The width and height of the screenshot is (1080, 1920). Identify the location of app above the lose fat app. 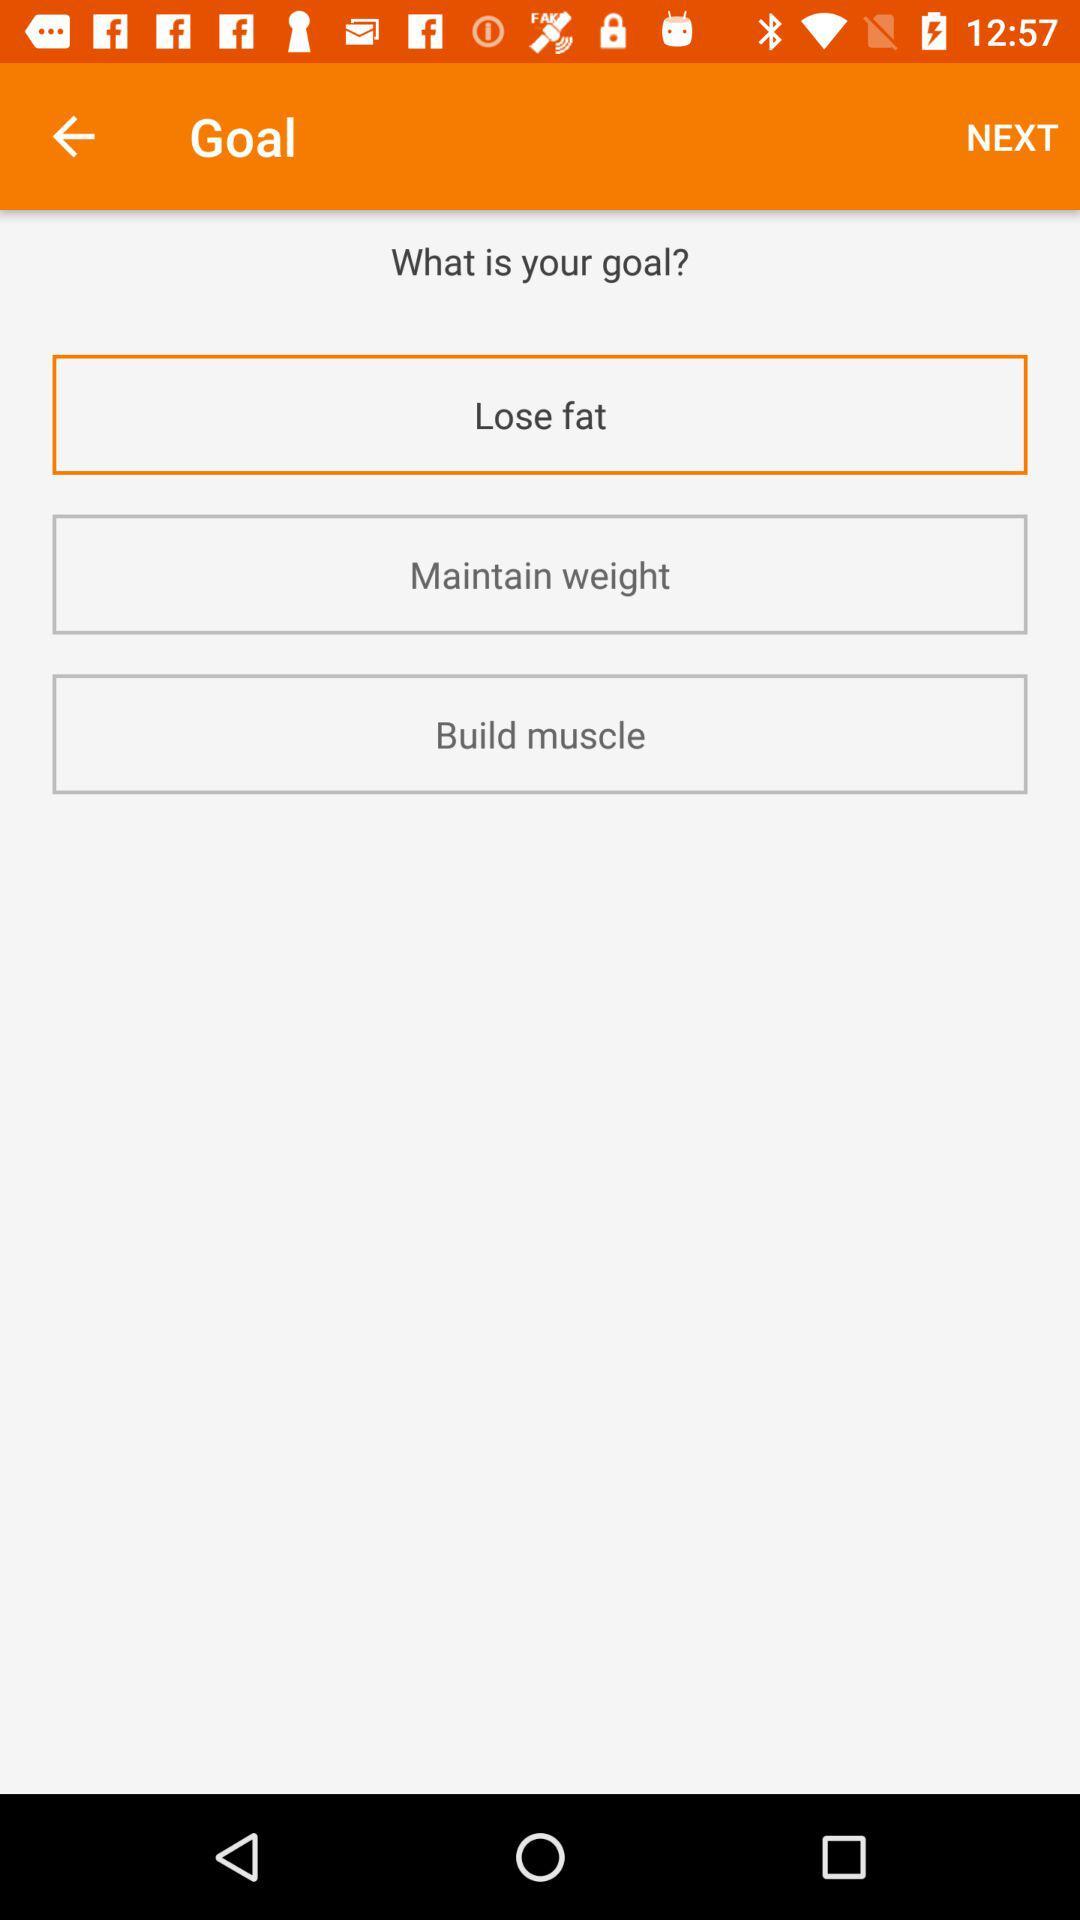
(540, 312).